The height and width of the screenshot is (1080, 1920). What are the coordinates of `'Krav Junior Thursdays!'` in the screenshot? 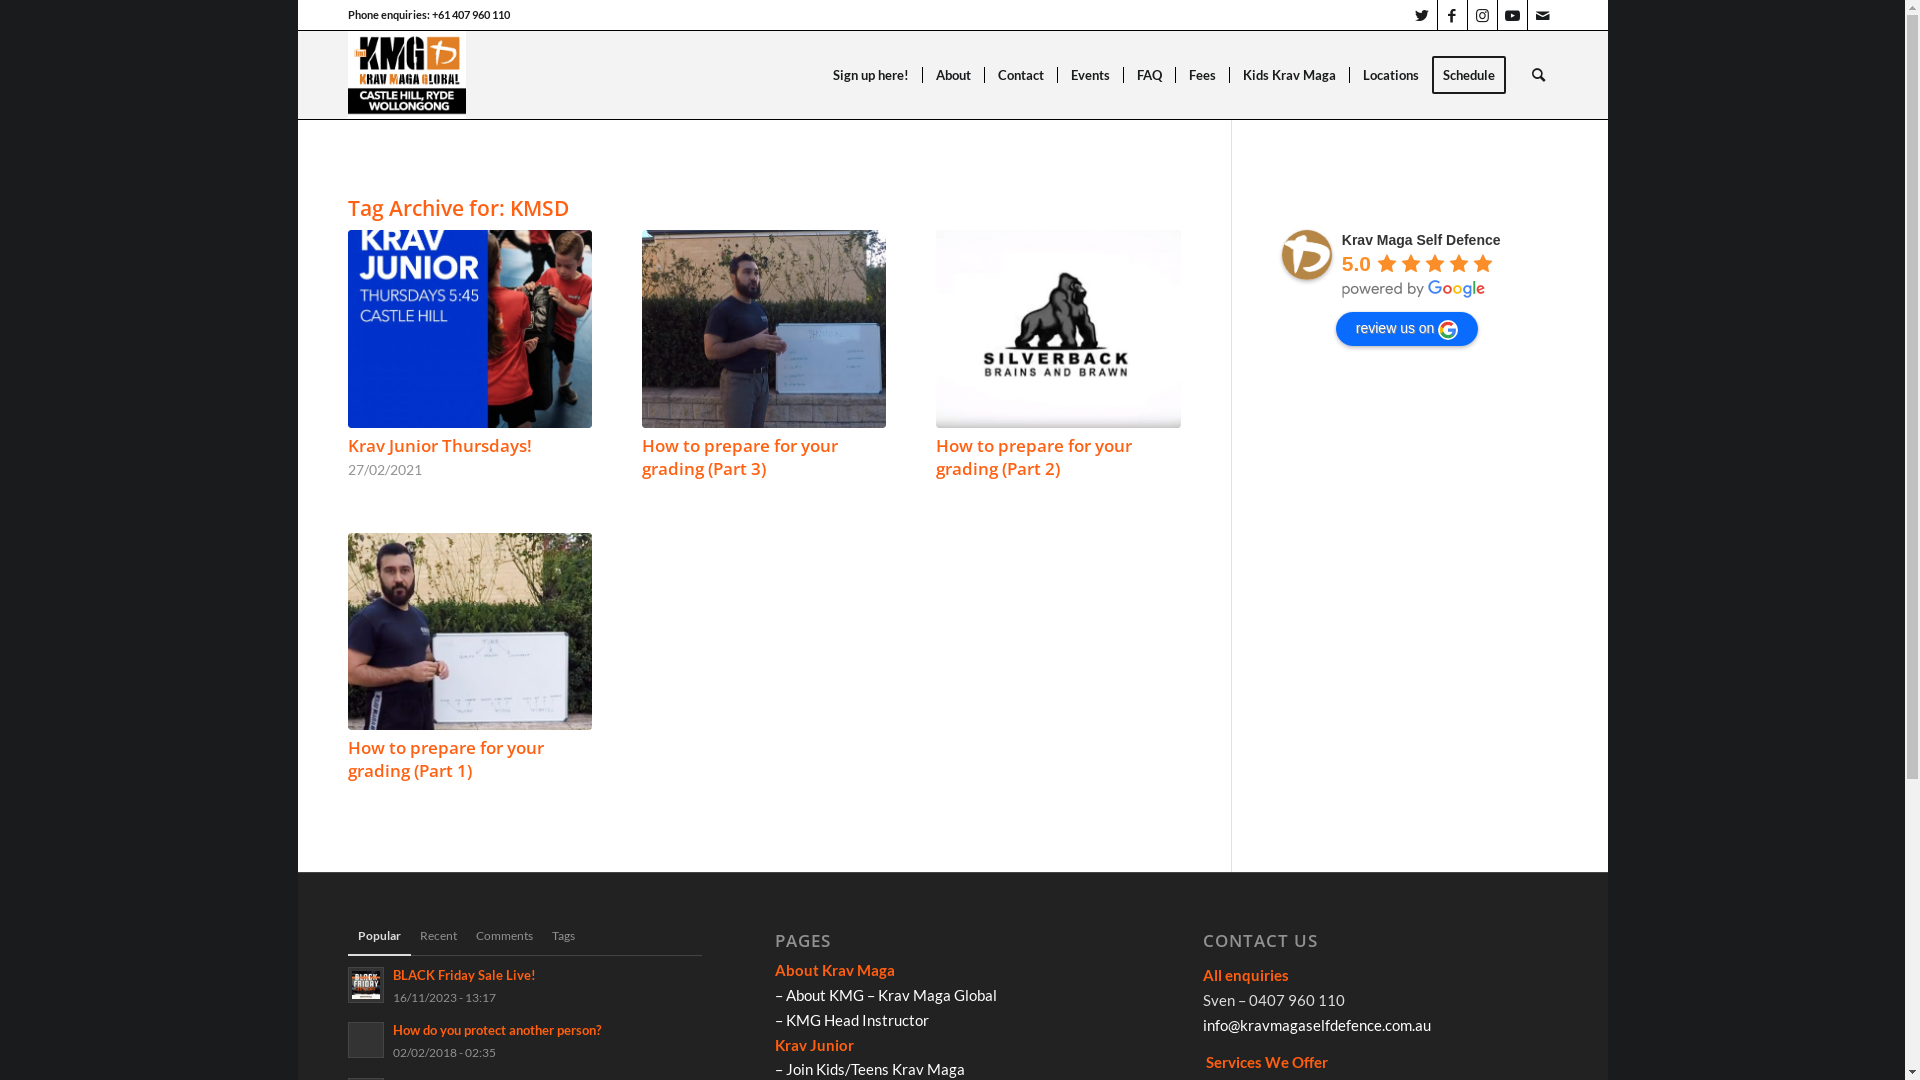 It's located at (469, 327).